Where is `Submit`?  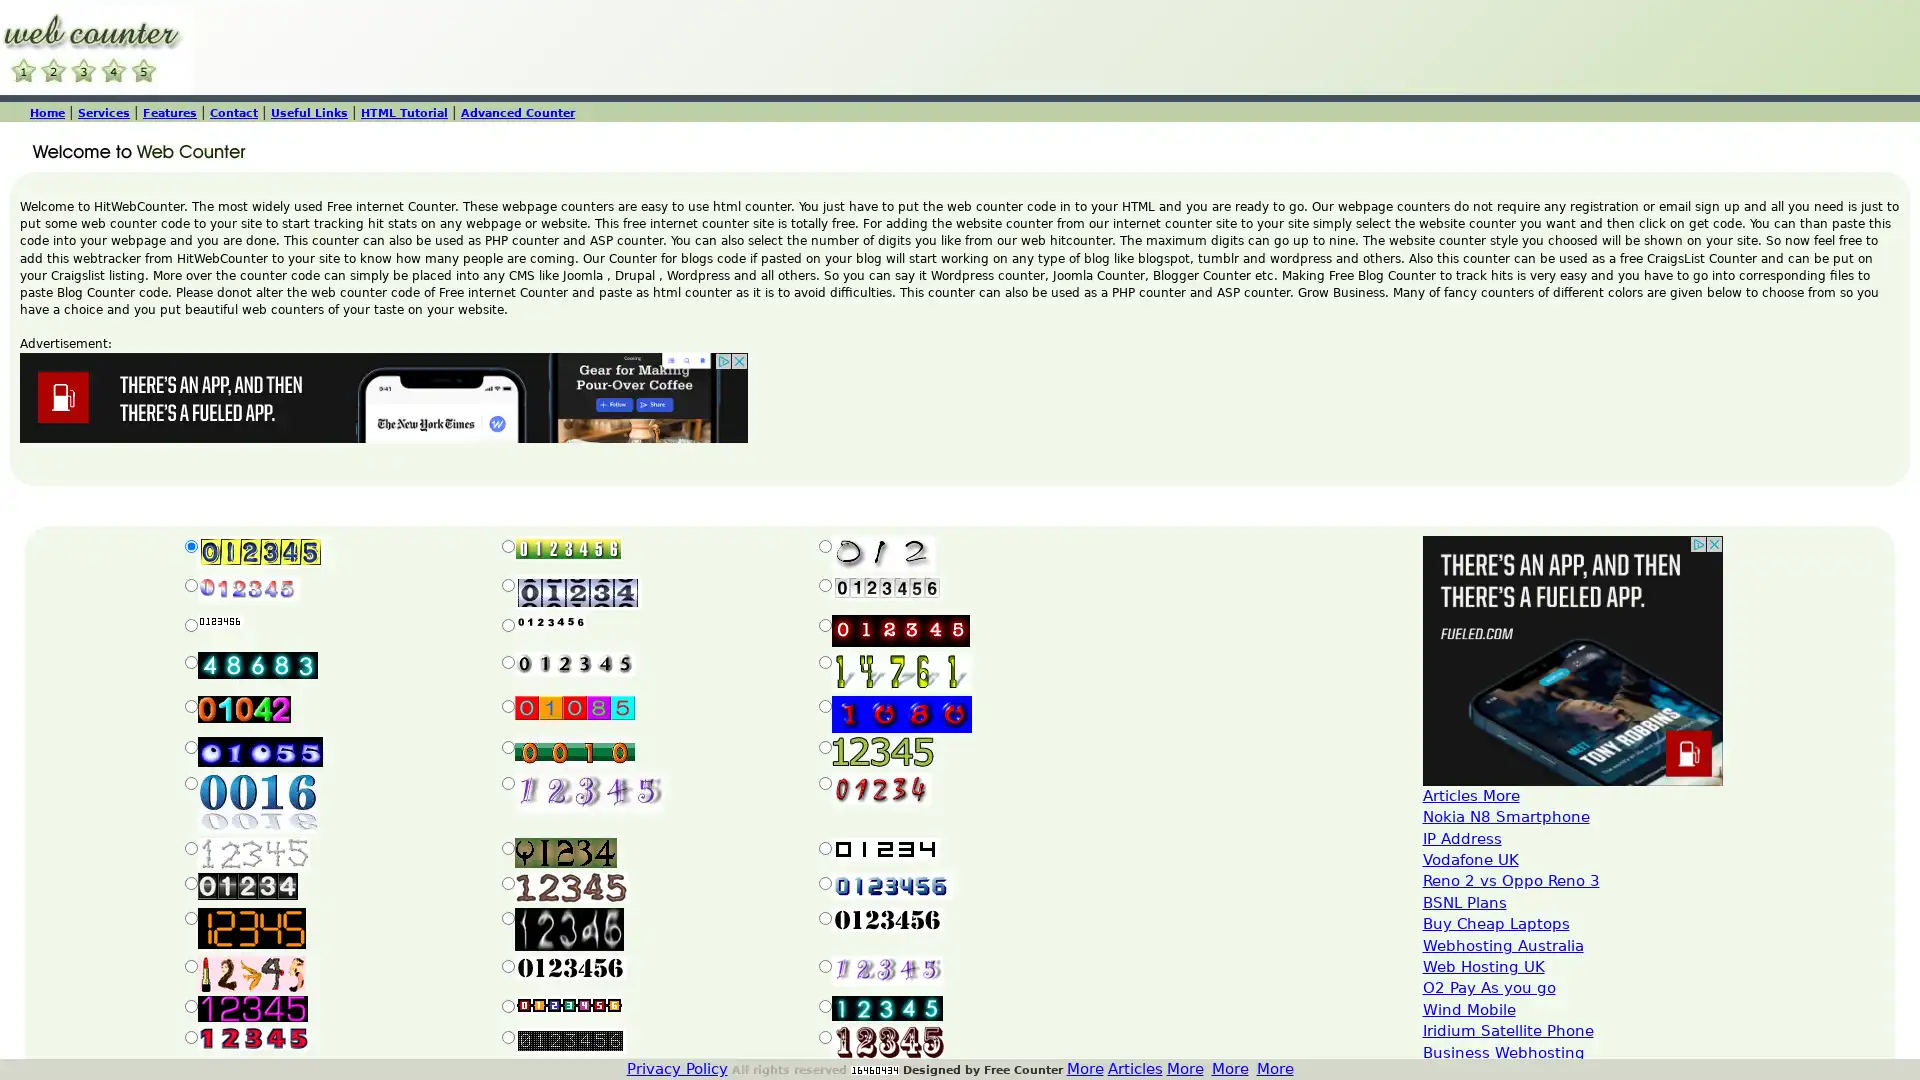 Submit is located at coordinates (886, 1041).